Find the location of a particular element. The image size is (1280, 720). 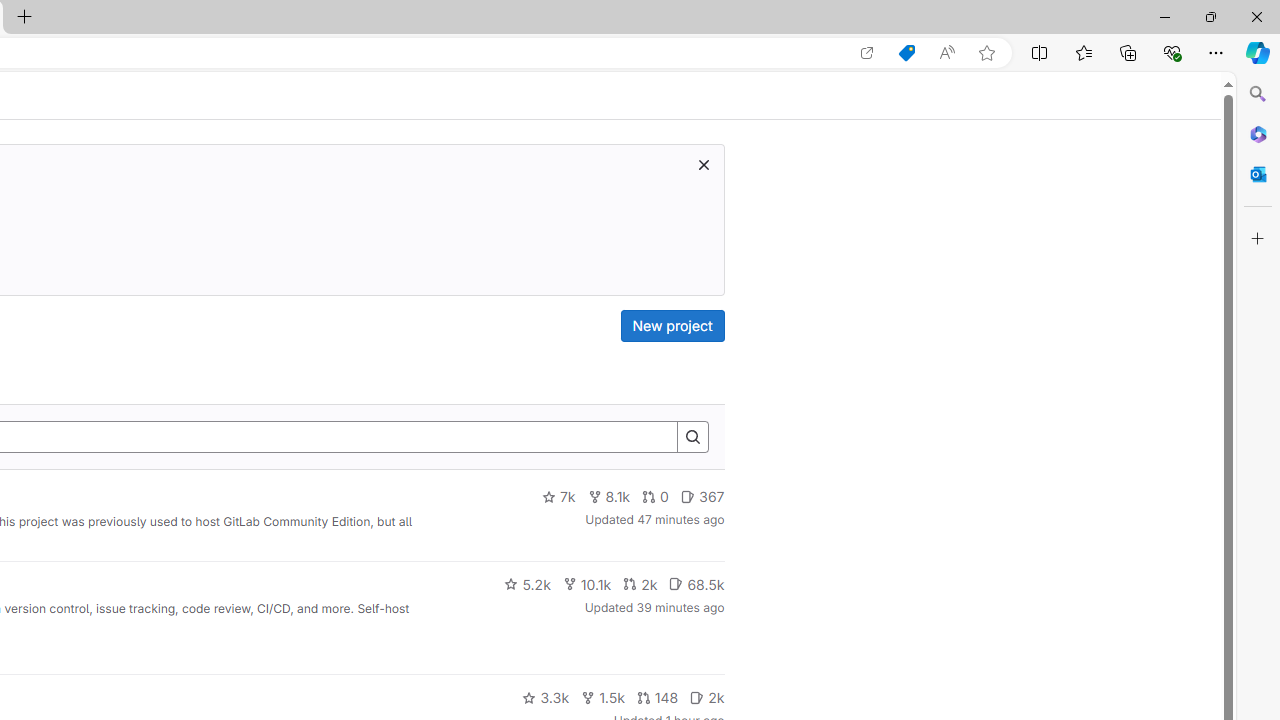

'Class: s16 gl-icon gl-button-icon ' is located at coordinates (703, 163).